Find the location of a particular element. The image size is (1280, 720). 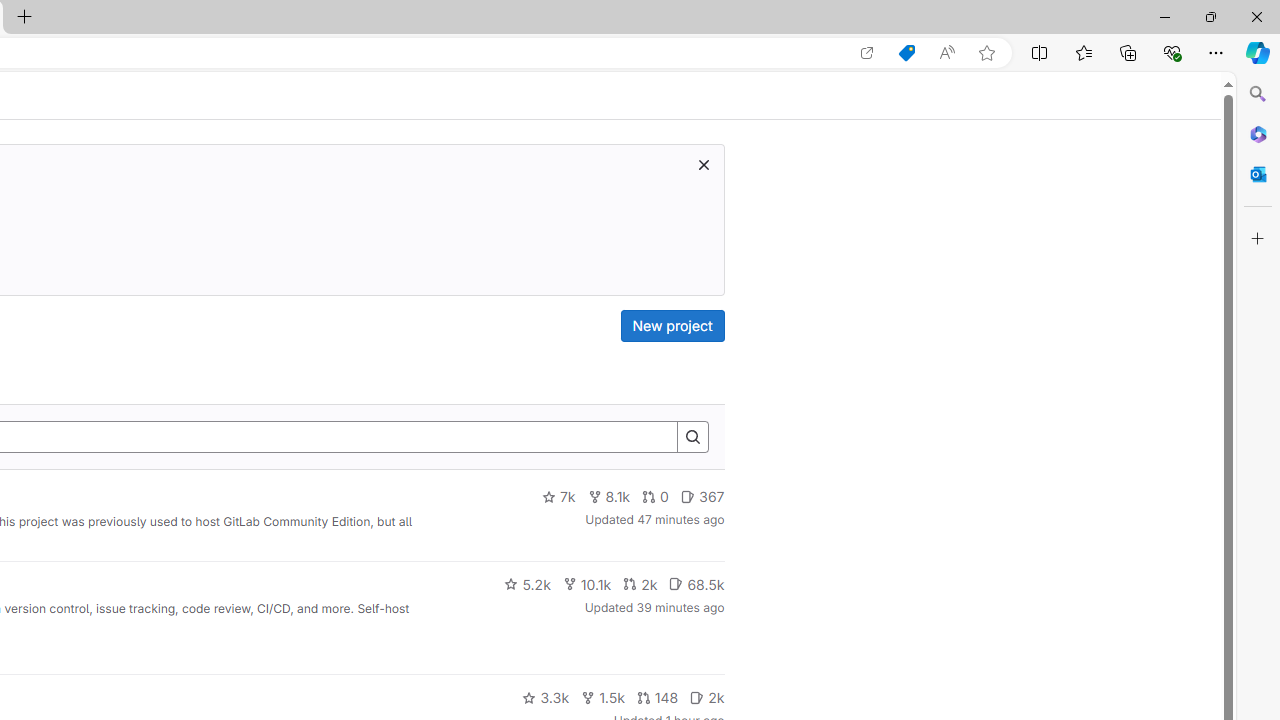

'Class: s16 gl-icon gl-button-icon ' is located at coordinates (703, 163).